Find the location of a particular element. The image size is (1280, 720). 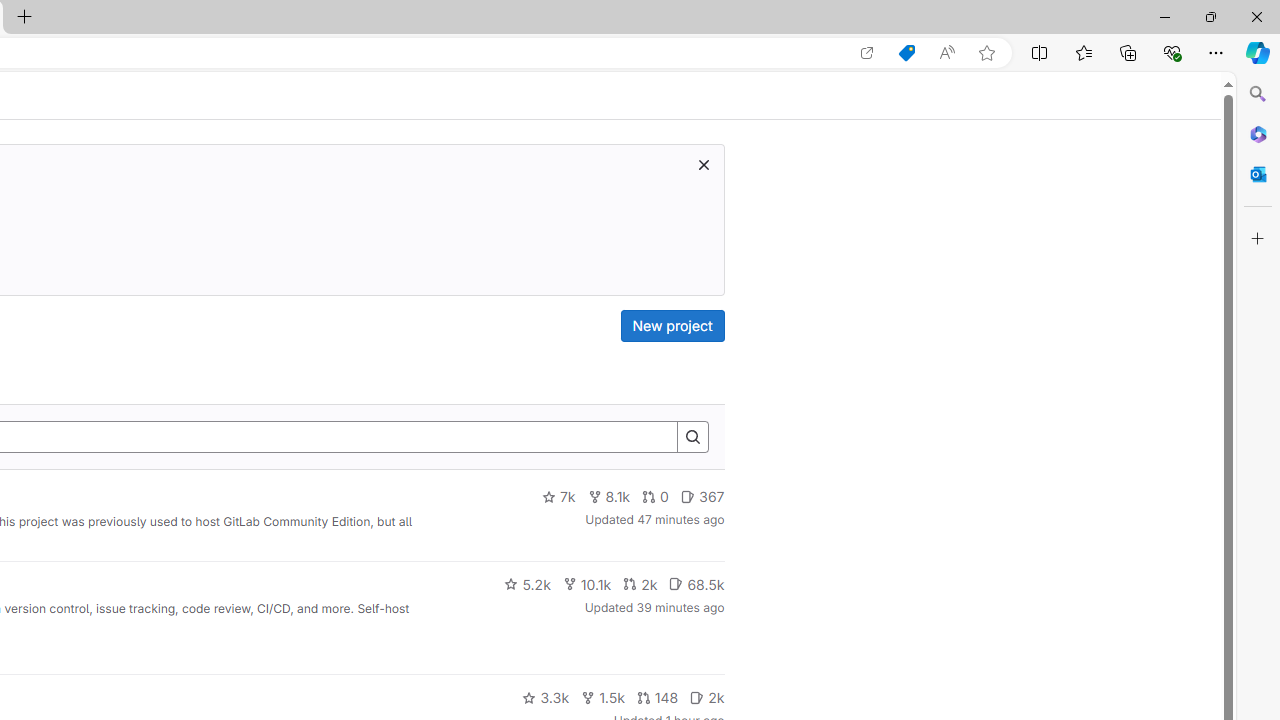

'Class: s16 gl-icon gl-button-icon ' is located at coordinates (703, 163).